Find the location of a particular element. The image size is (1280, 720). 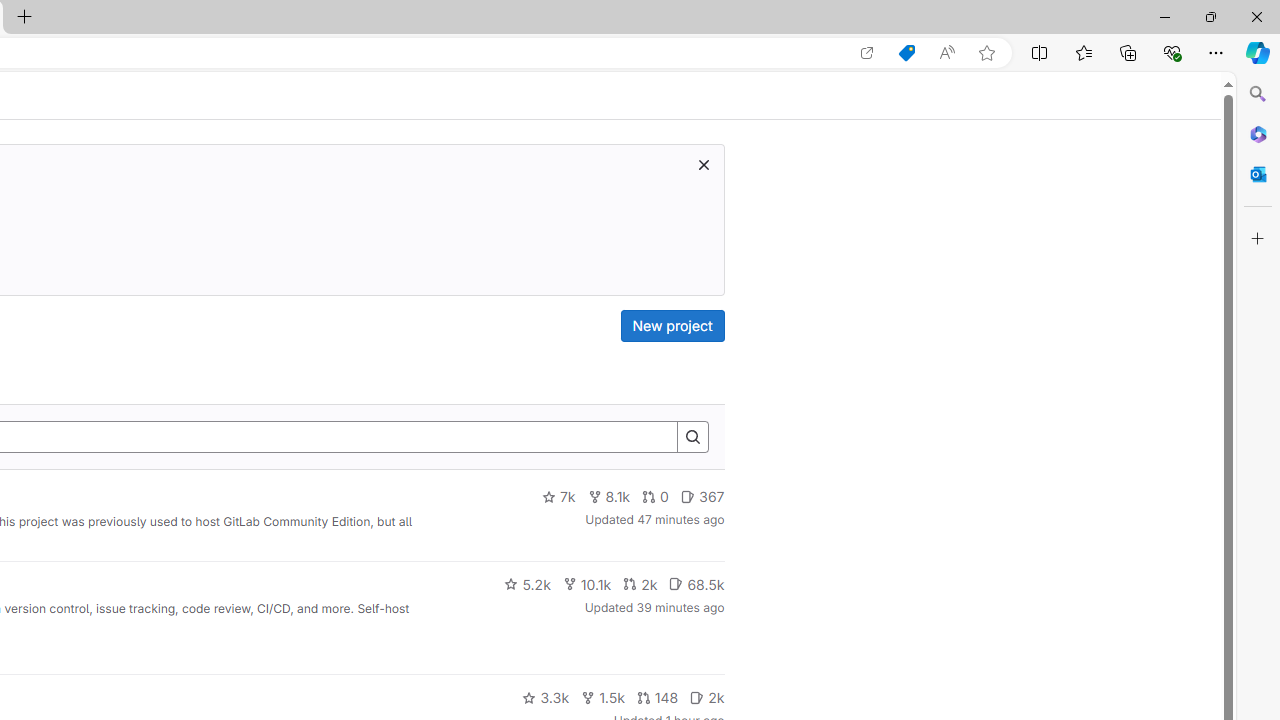

'Class: s16 gl-icon gl-button-icon ' is located at coordinates (703, 163).